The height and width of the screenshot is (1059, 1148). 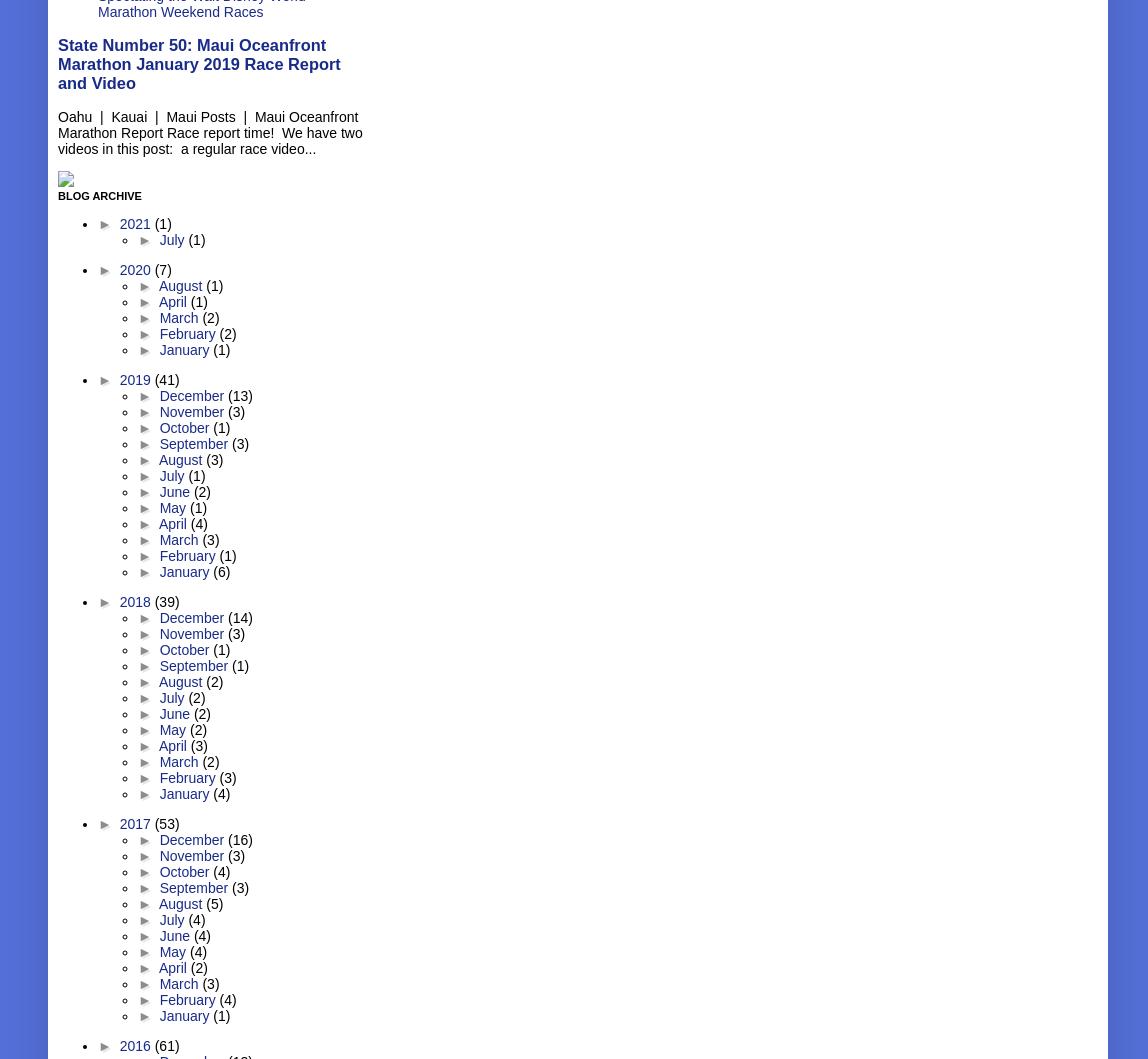 What do you see at coordinates (136, 378) in the screenshot?
I see `'2019'` at bounding box center [136, 378].